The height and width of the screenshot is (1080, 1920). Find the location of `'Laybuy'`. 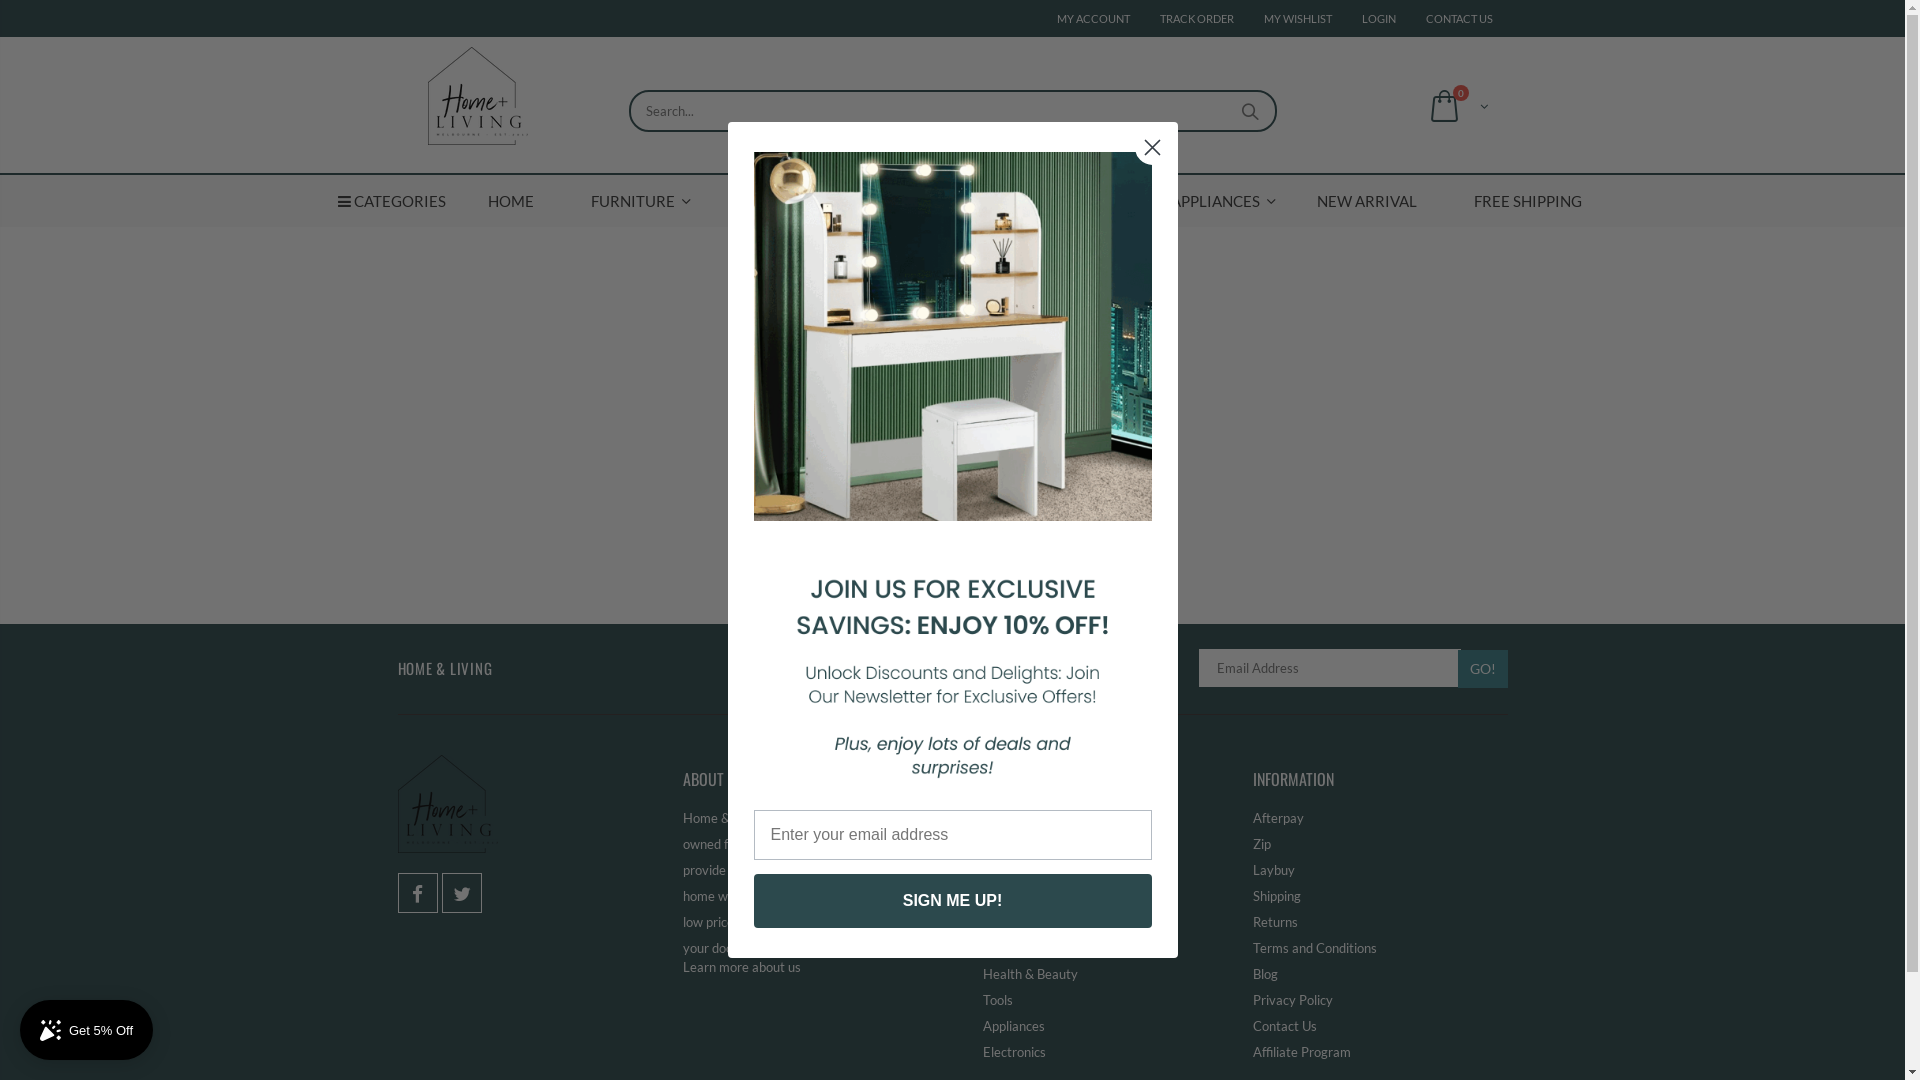

'Laybuy' is located at coordinates (1251, 869).